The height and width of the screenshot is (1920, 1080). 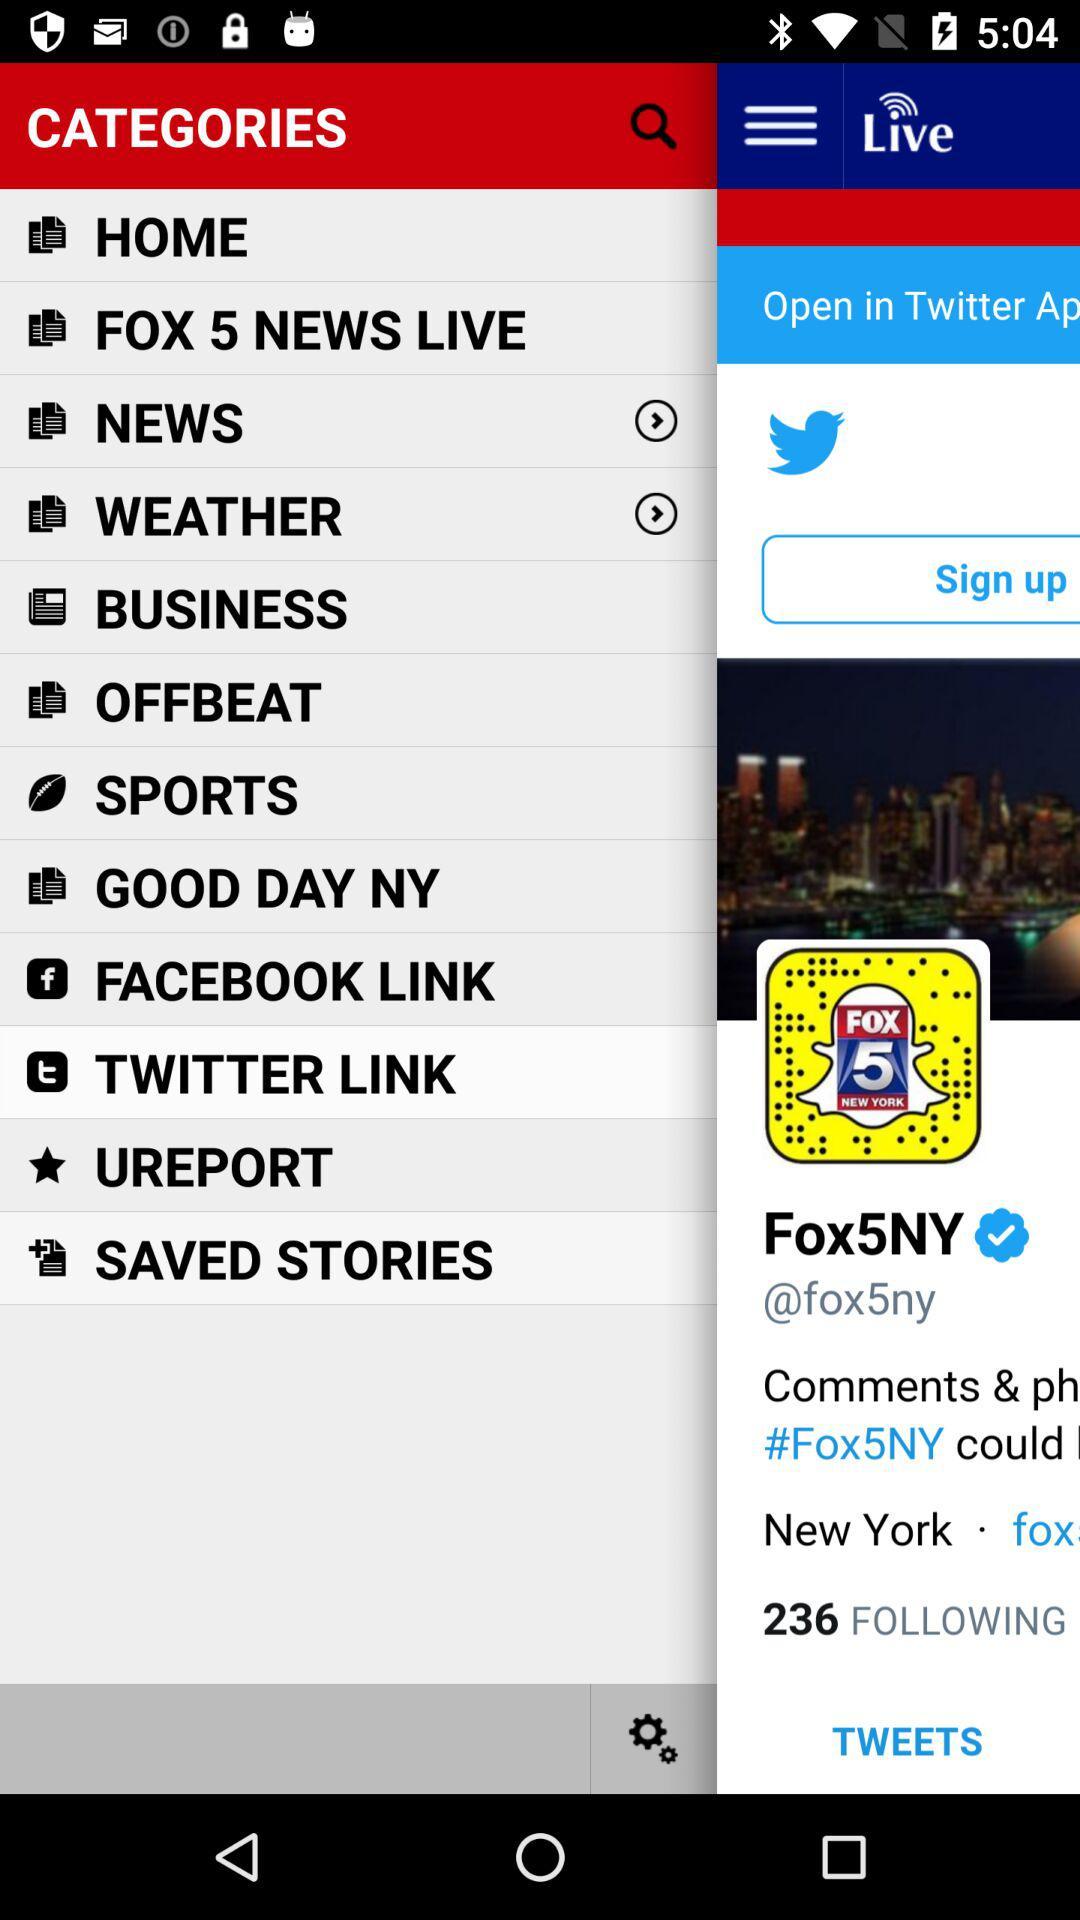 What do you see at coordinates (294, 979) in the screenshot?
I see `facebook link` at bounding box center [294, 979].